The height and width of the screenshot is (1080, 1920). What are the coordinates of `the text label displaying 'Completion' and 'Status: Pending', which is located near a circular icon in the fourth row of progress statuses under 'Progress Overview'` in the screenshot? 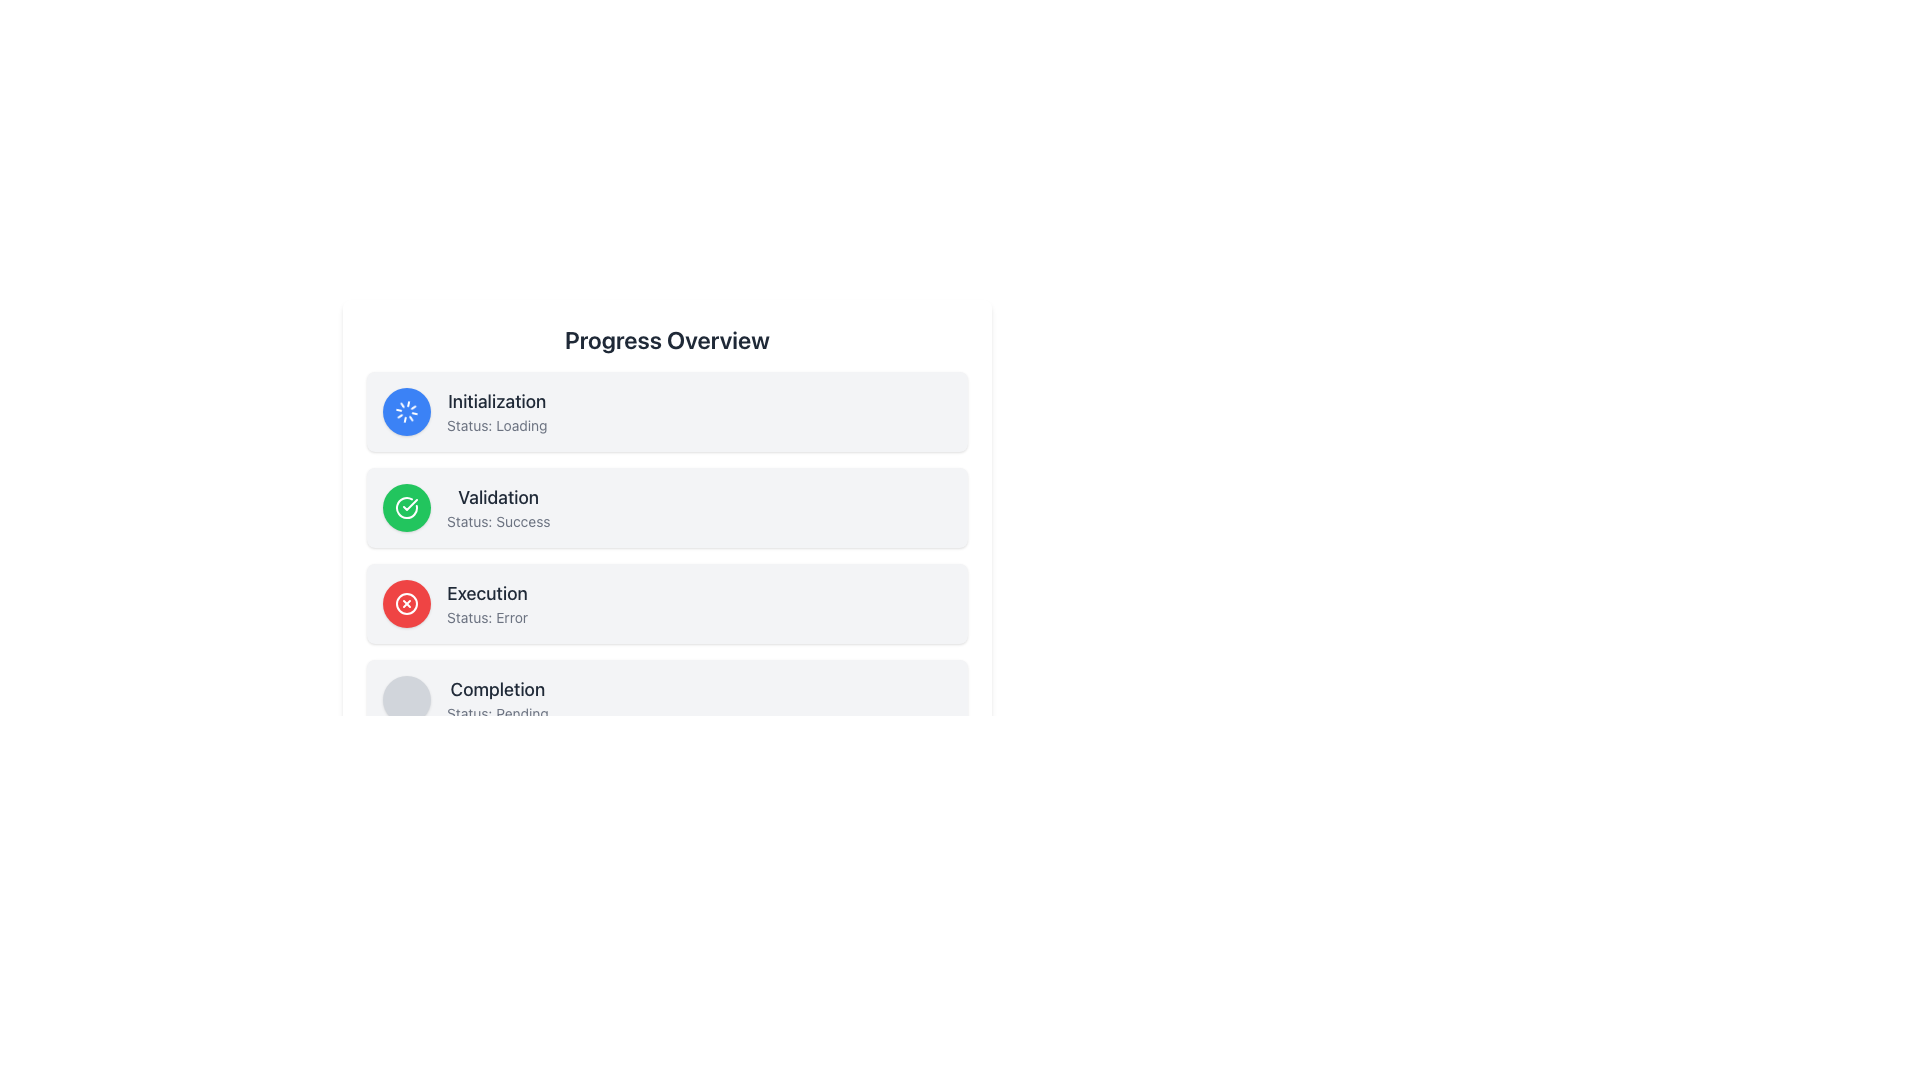 It's located at (497, 698).